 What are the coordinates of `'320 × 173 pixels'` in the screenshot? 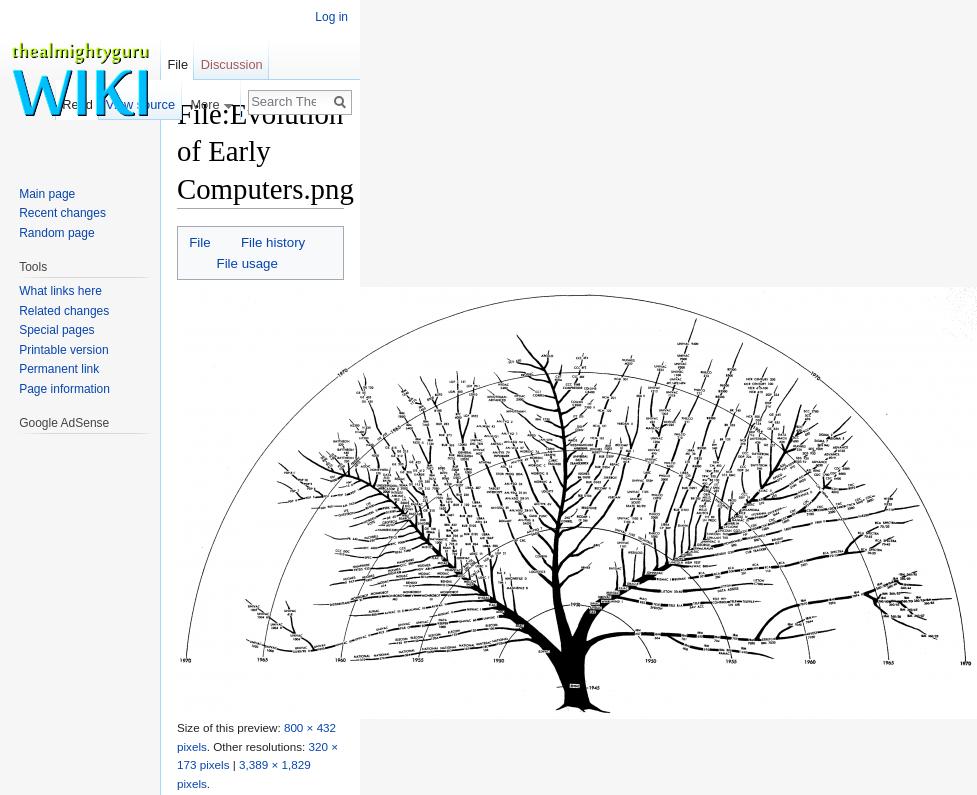 It's located at (256, 754).